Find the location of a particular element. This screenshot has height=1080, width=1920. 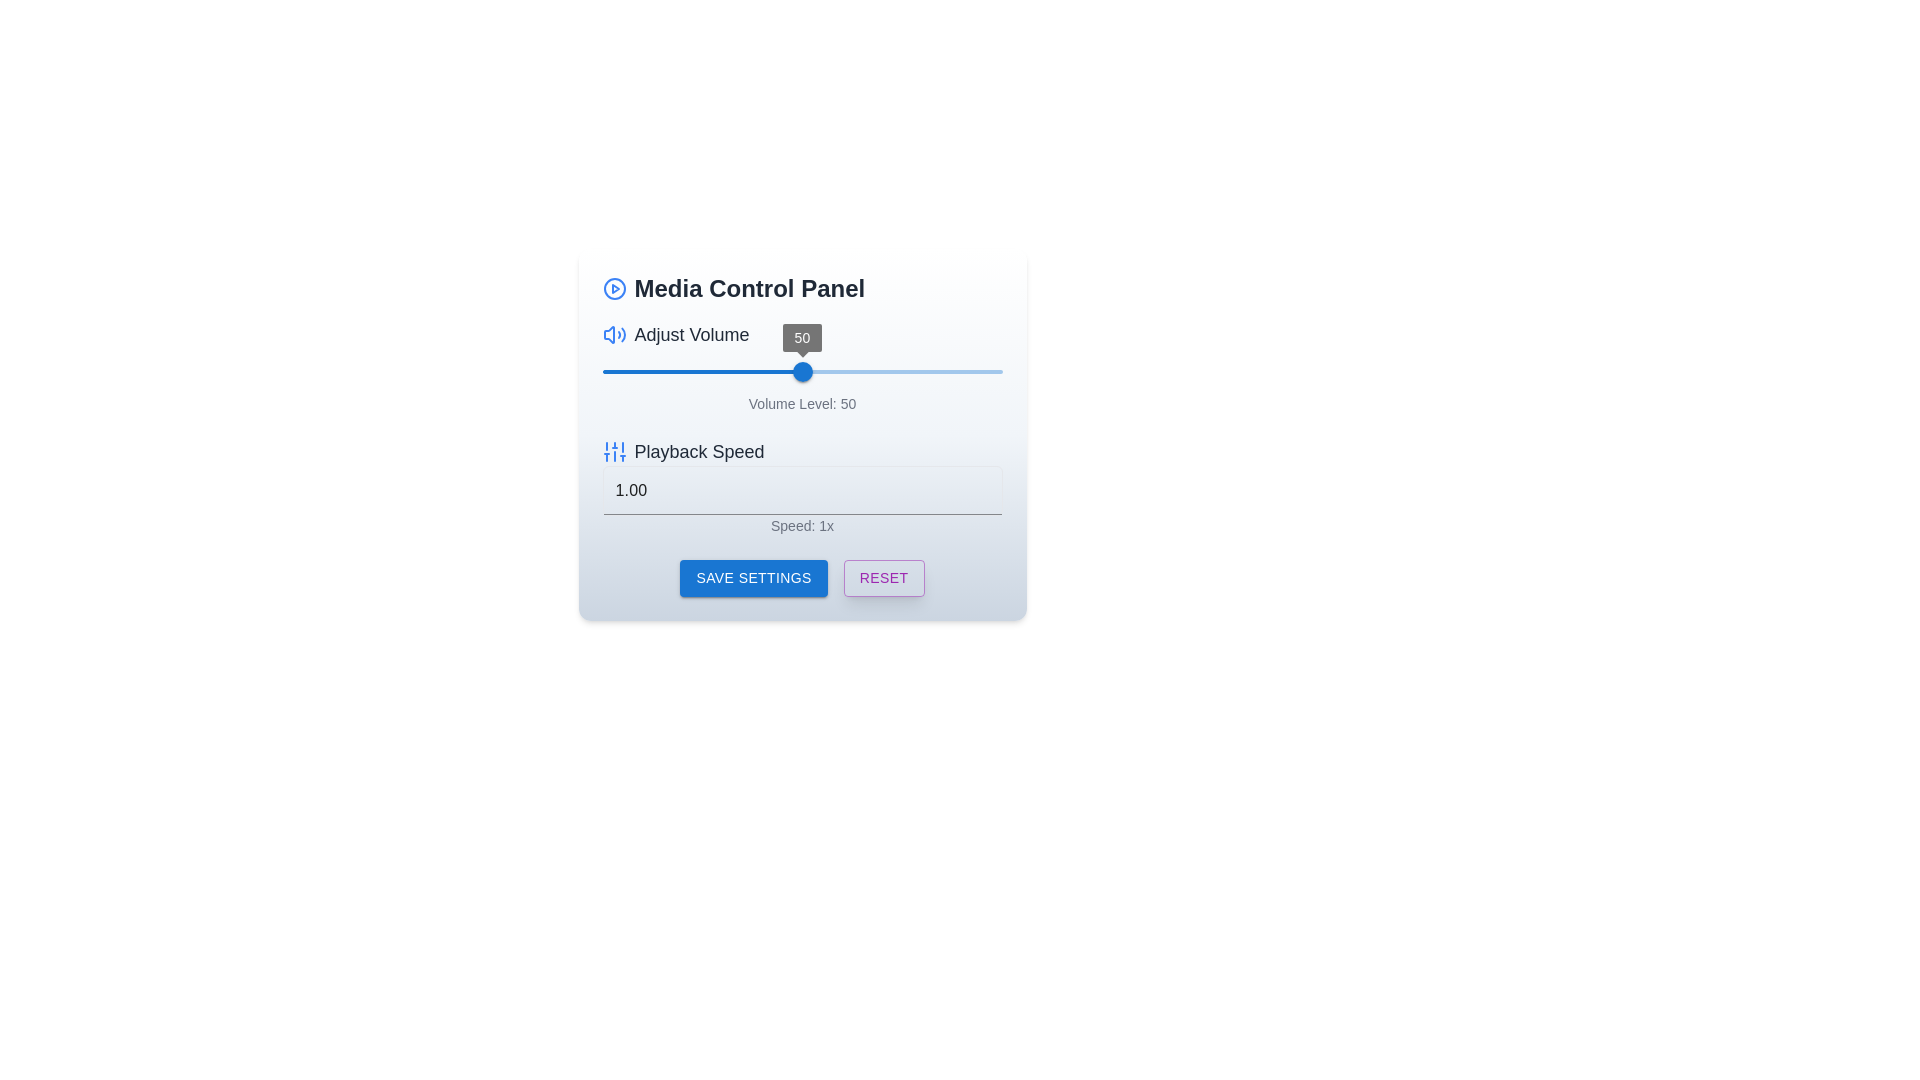

volume is located at coordinates (729, 371).